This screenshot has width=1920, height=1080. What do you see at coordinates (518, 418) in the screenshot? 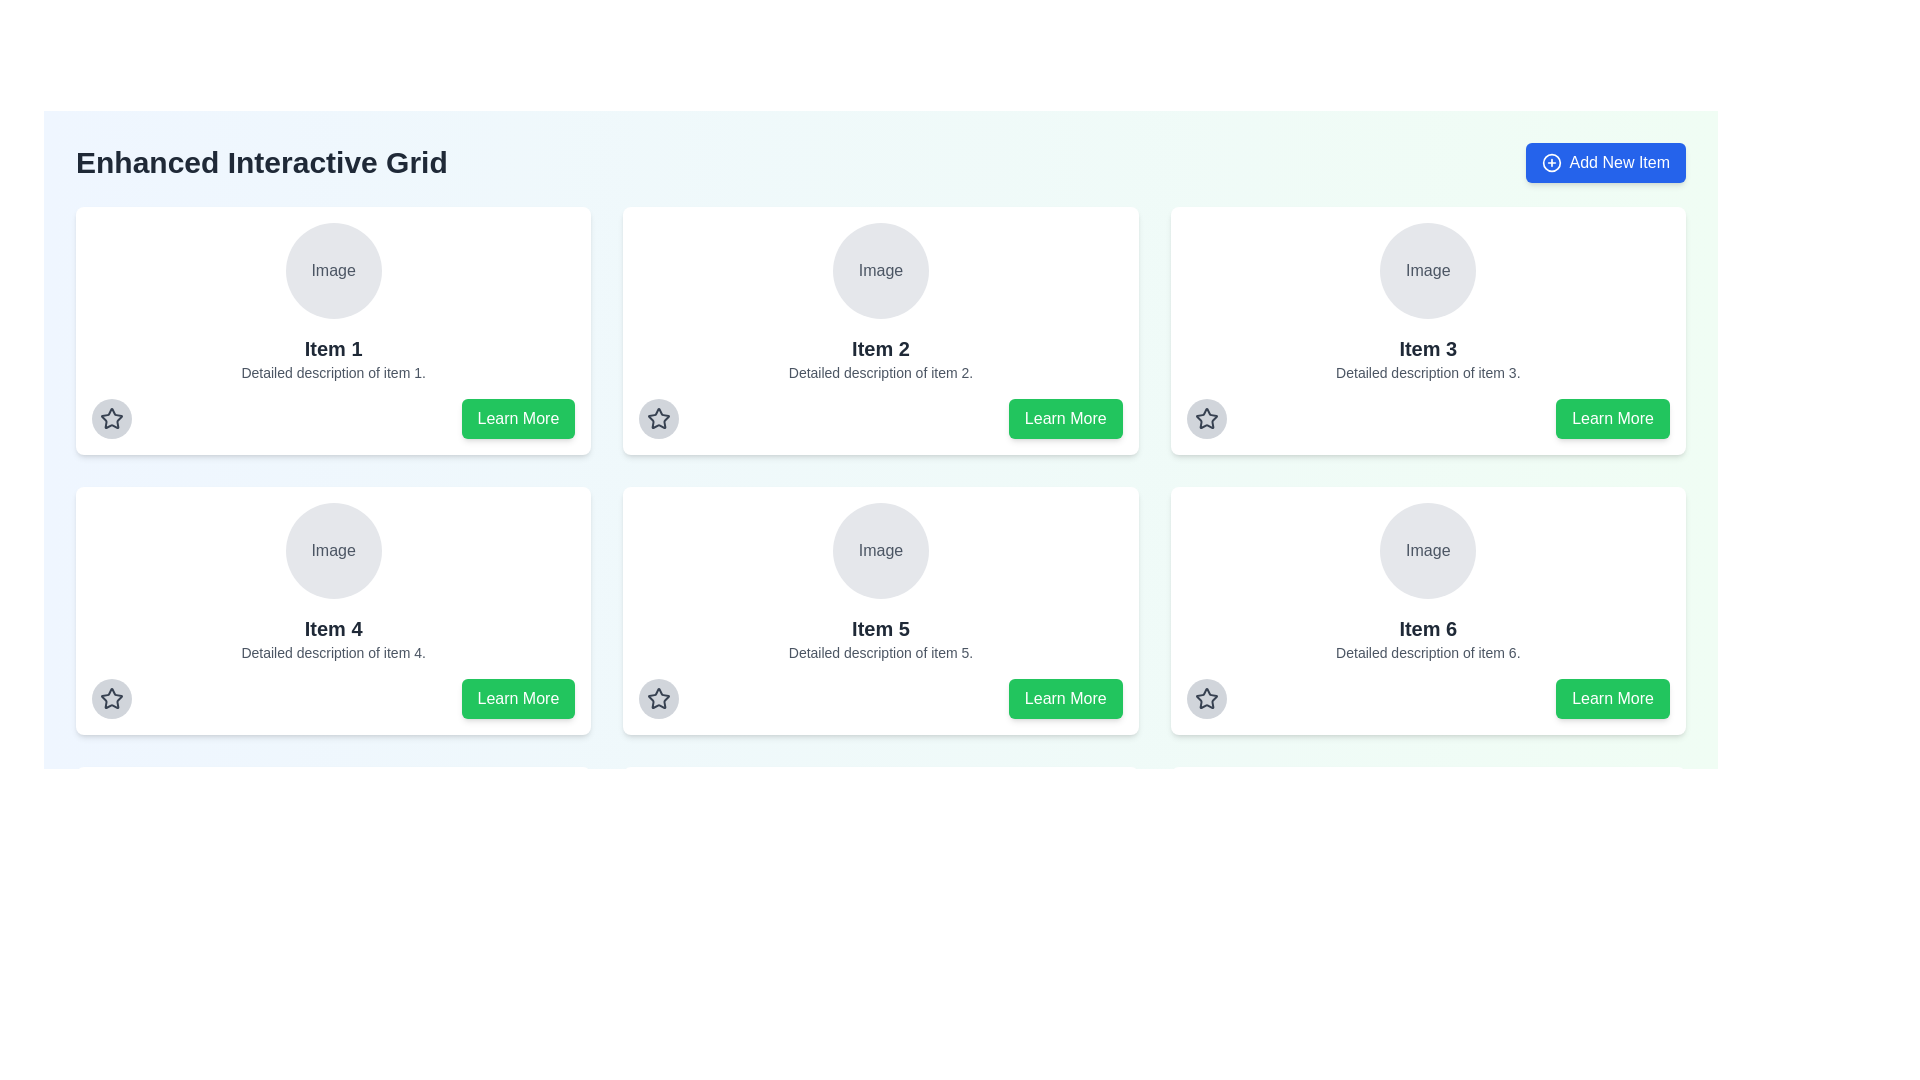
I see `the button located at the bottom-right of the card element` at bounding box center [518, 418].